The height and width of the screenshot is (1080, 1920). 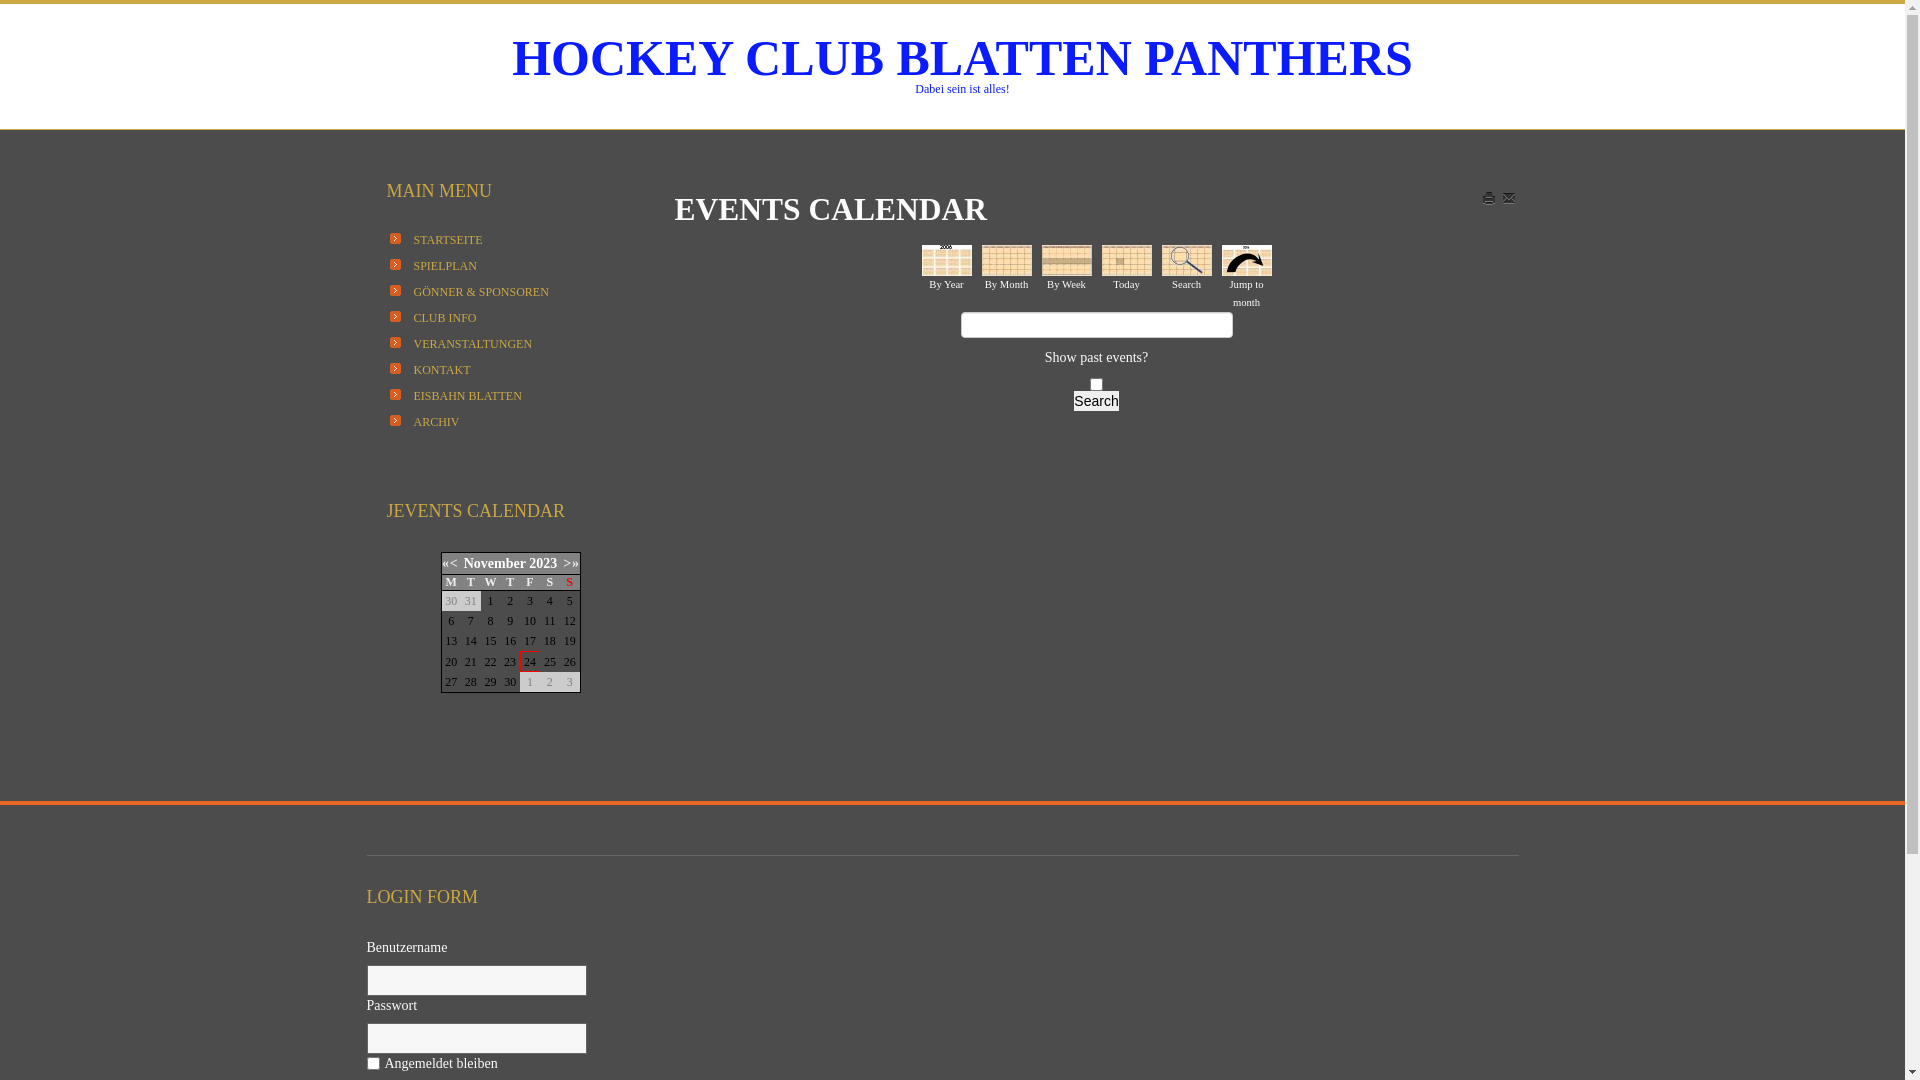 I want to click on 'ARCHIV', so click(x=412, y=420).